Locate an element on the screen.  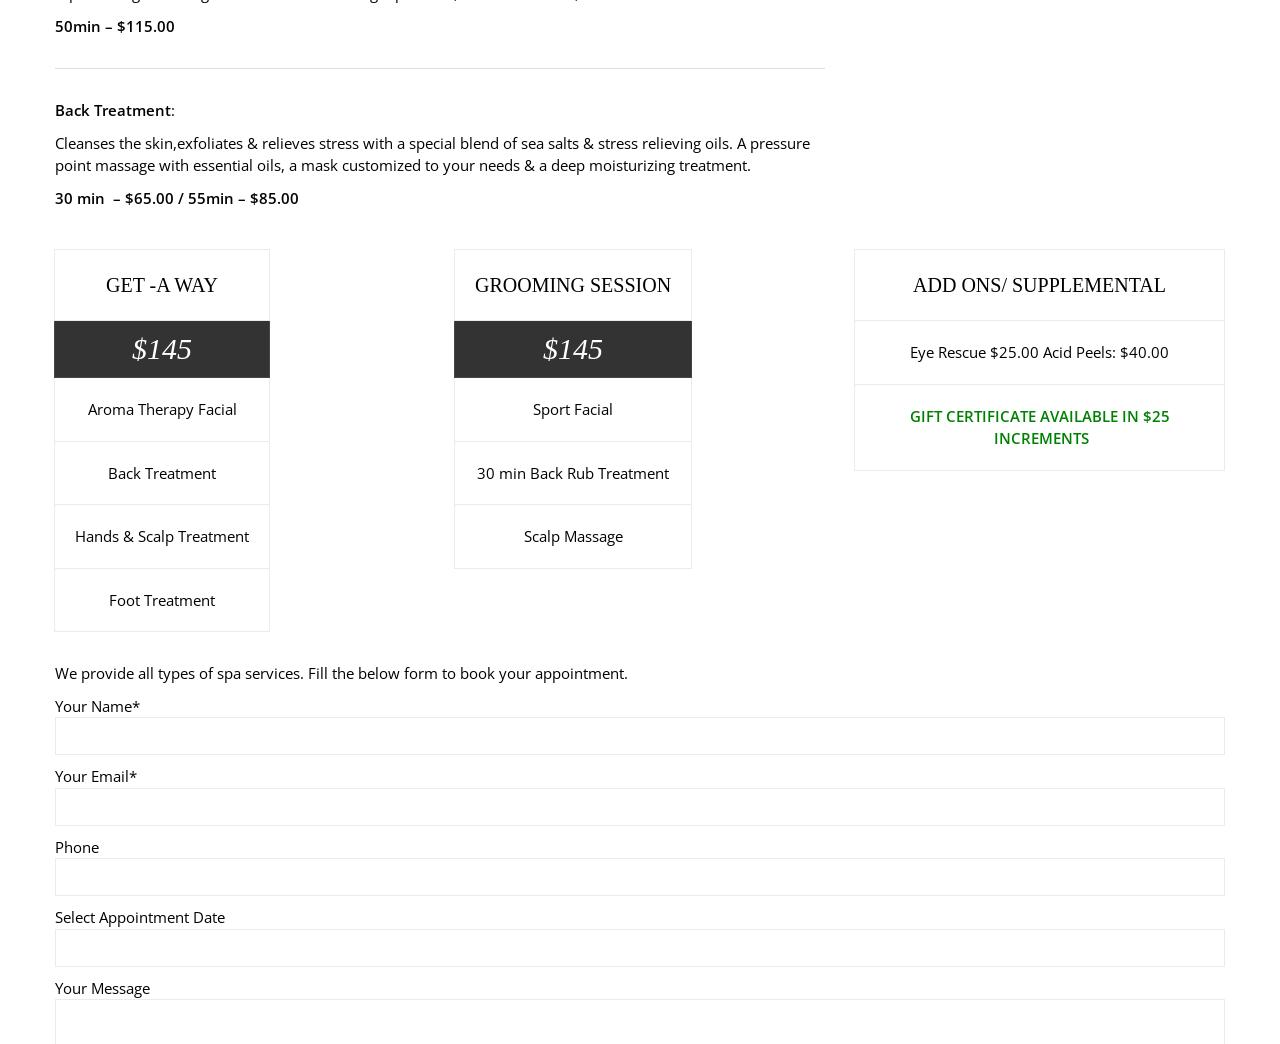
'Back Treatment' is located at coordinates (112, 110).